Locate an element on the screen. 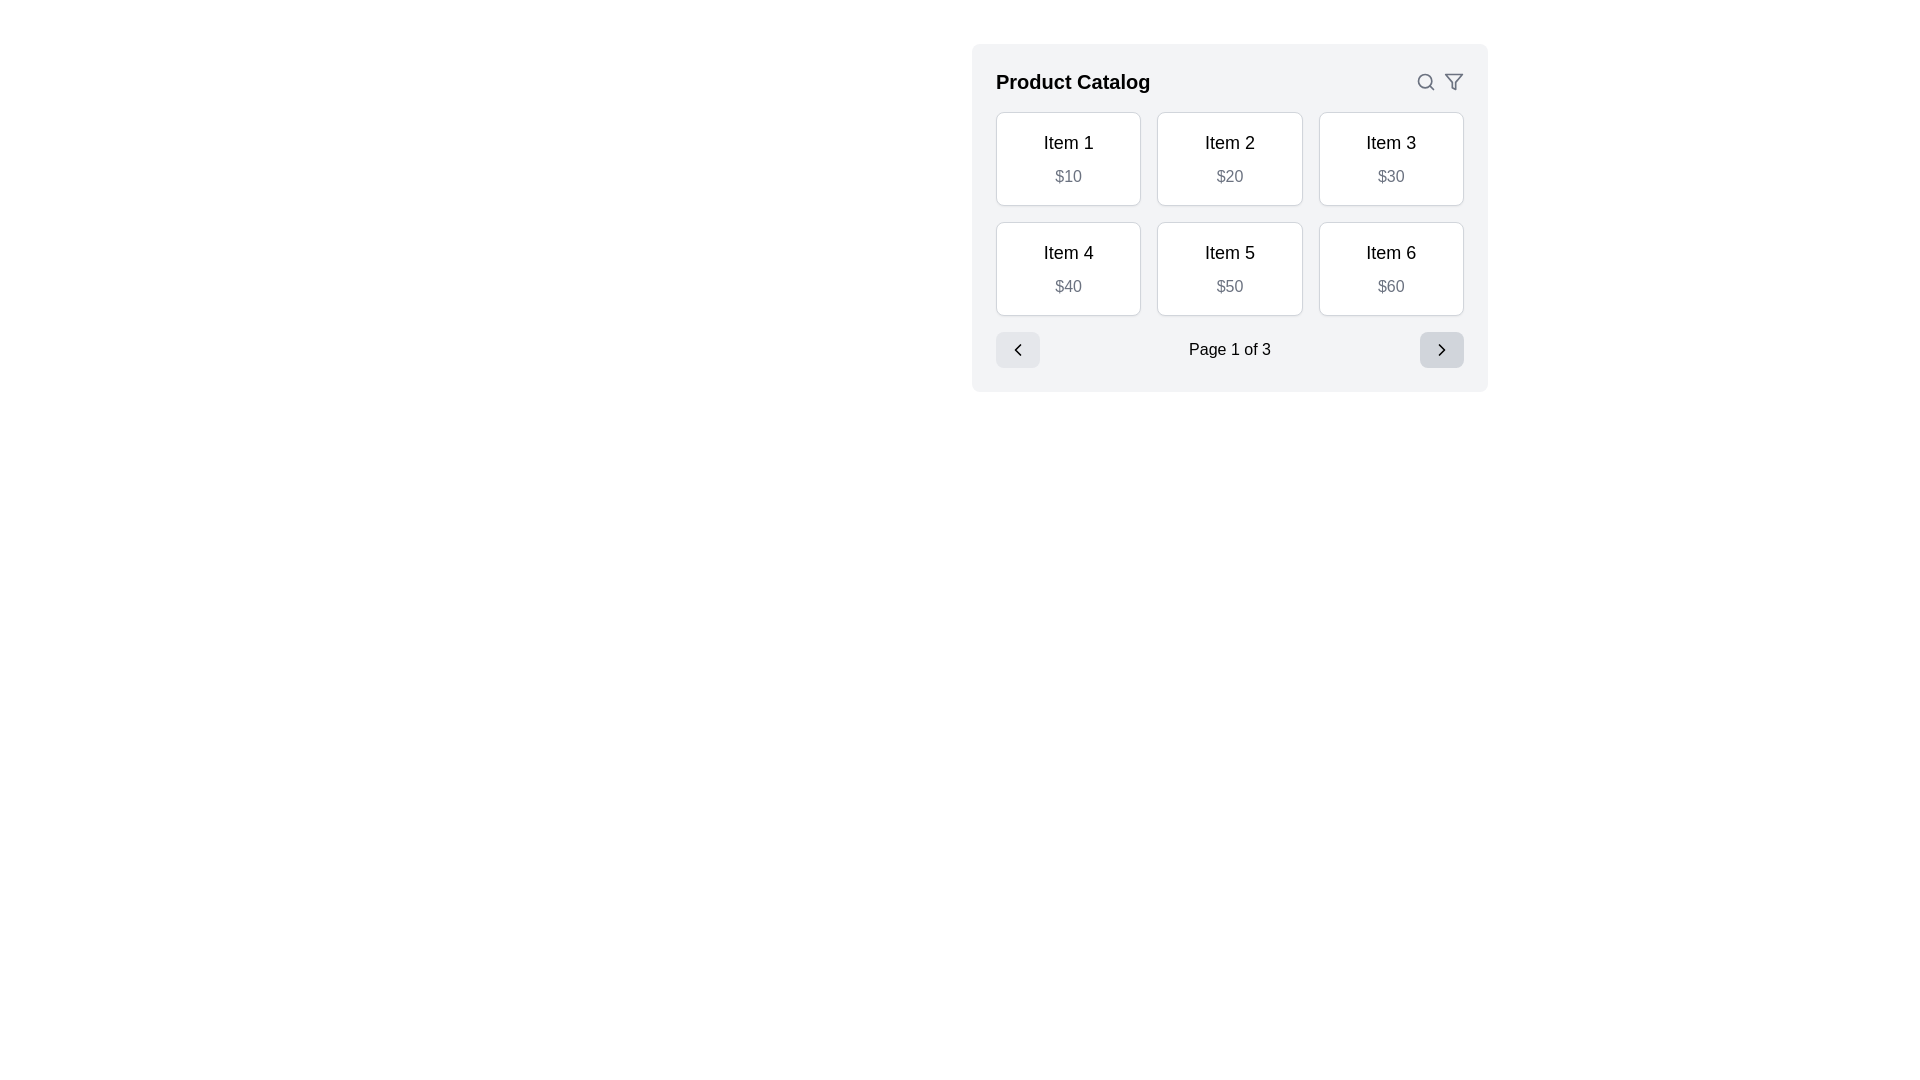  the left-pointing chevron icon outlined in black is located at coordinates (1017, 349).